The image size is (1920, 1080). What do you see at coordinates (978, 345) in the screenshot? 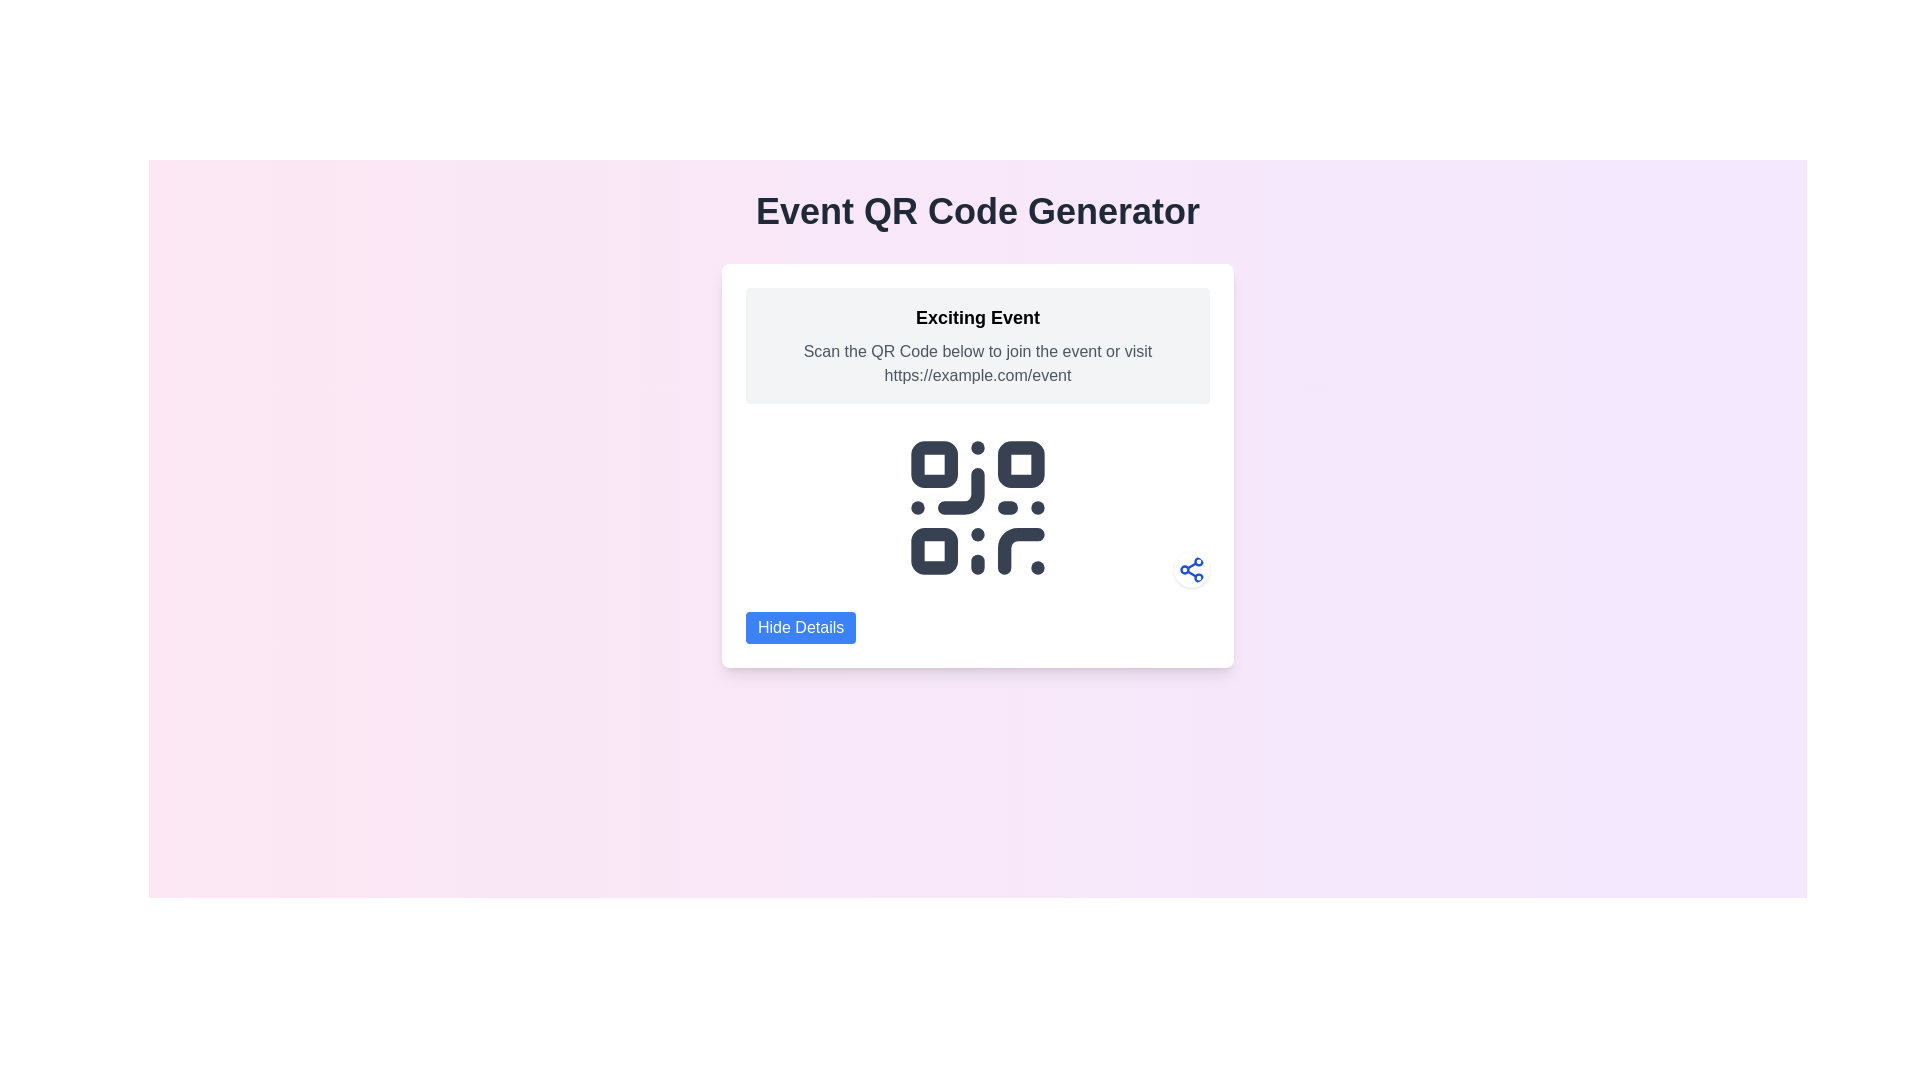
I see `the Information display area that shows the title 'Exciting Event' and event joining instructions` at bounding box center [978, 345].